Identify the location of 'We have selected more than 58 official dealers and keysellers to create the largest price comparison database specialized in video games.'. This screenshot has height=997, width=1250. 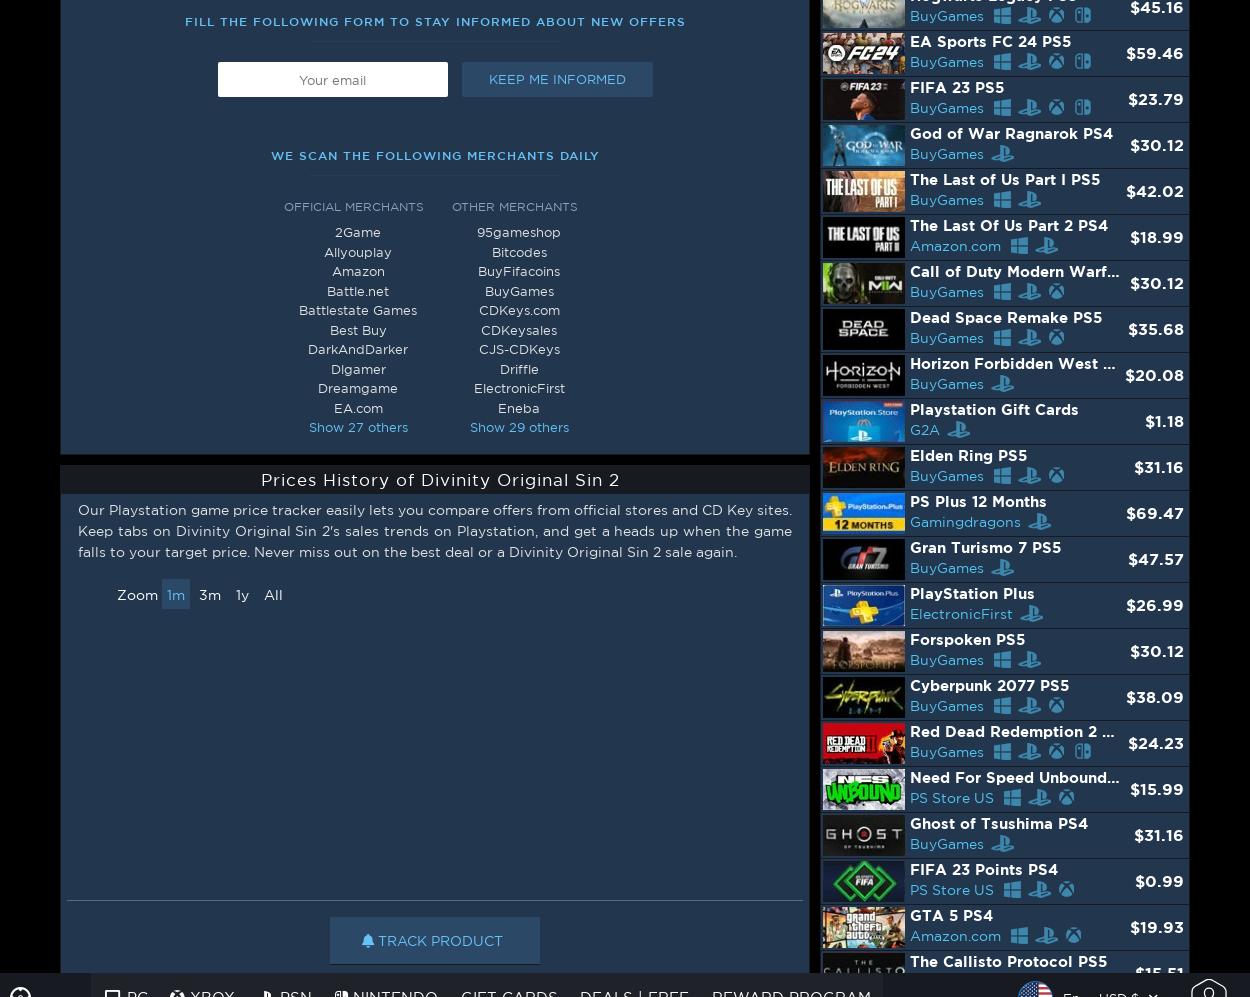
(467, 701).